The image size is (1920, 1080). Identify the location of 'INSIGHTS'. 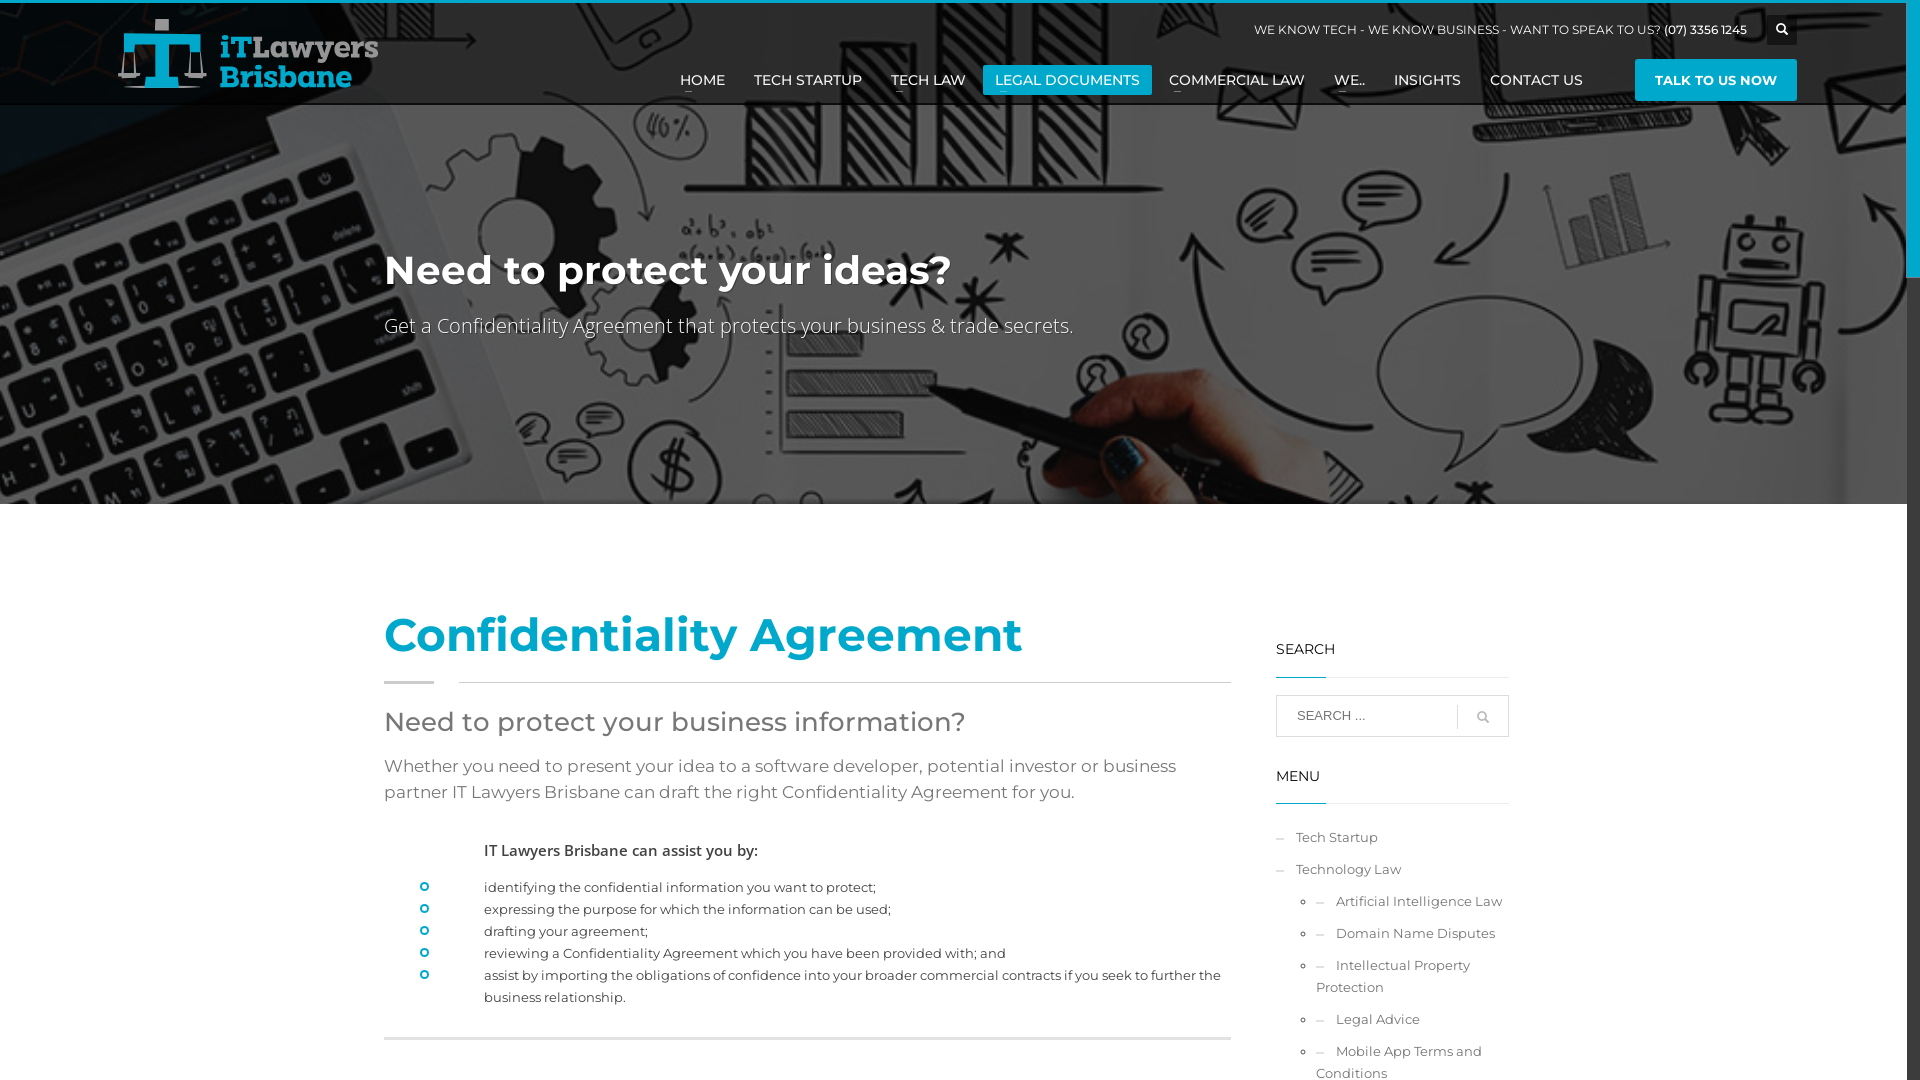
(1381, 79).